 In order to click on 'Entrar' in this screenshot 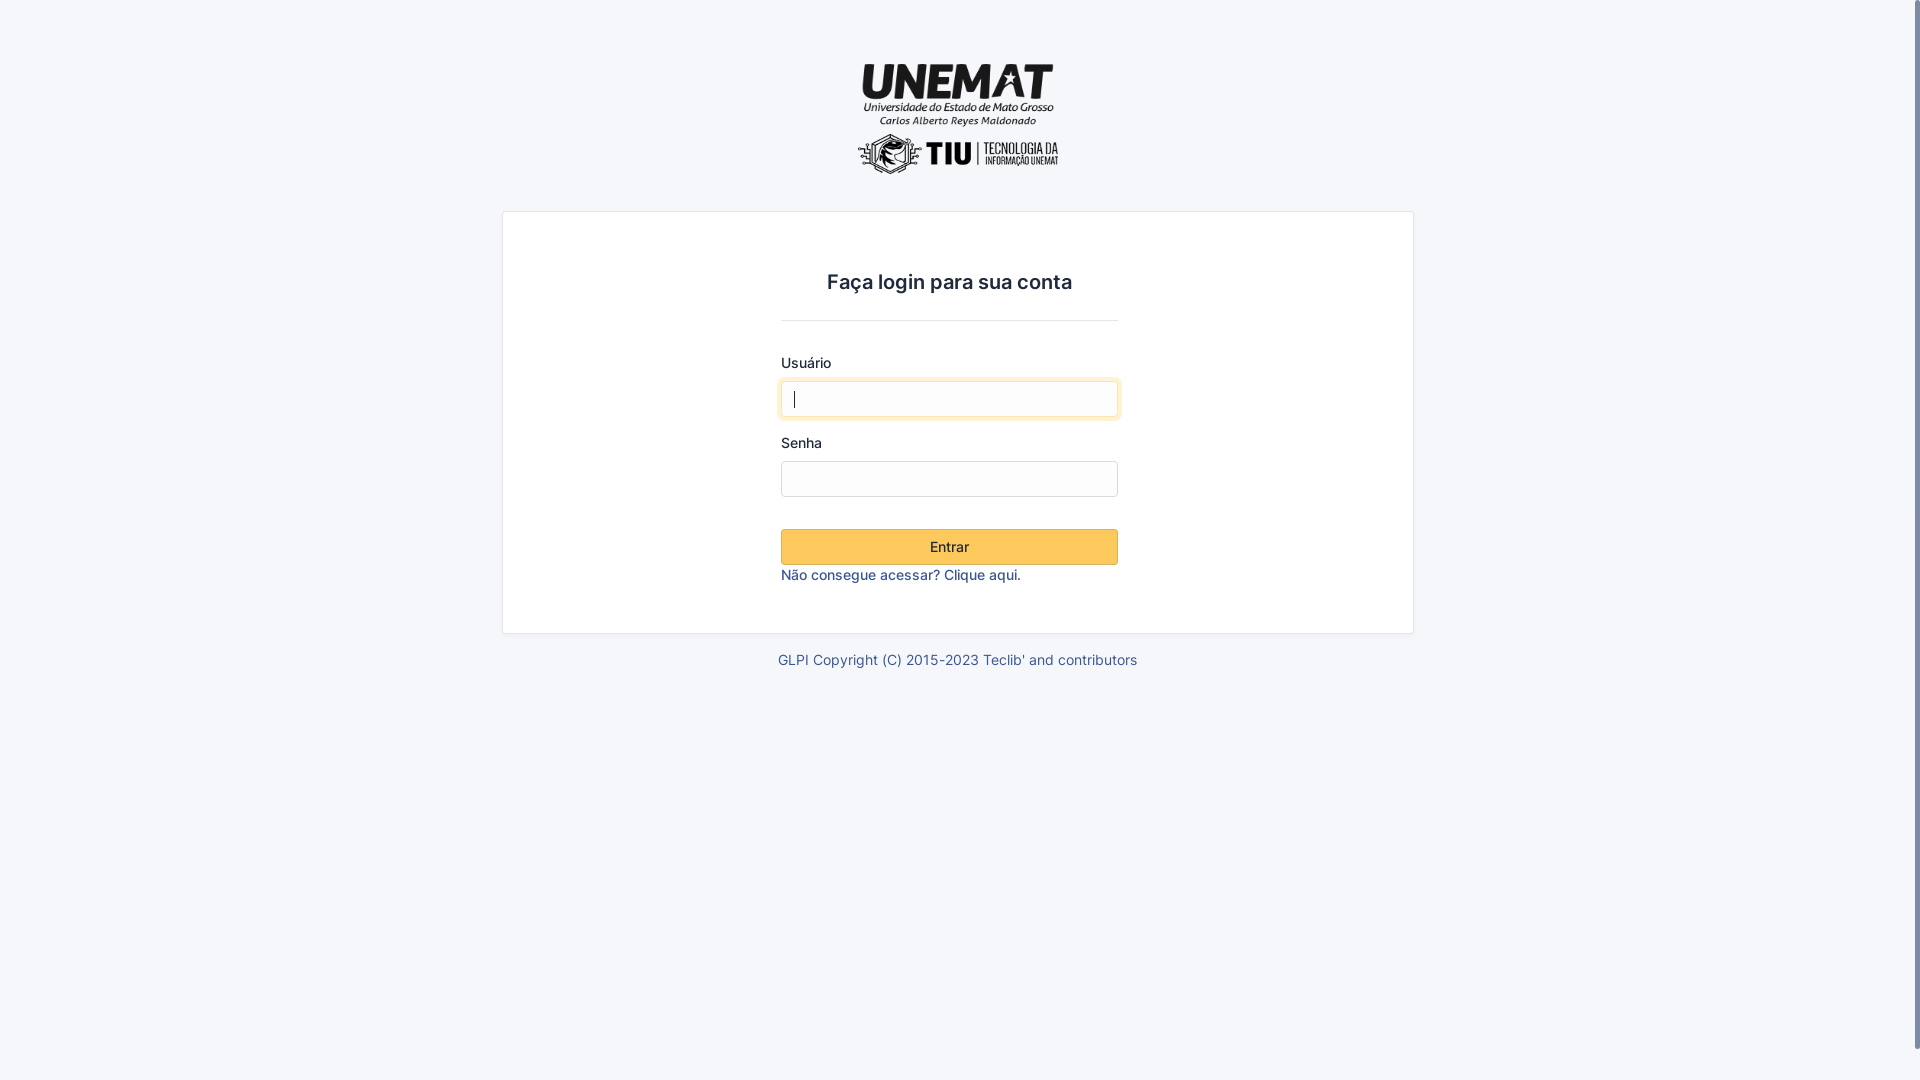, I will do `click(948, 547)`.